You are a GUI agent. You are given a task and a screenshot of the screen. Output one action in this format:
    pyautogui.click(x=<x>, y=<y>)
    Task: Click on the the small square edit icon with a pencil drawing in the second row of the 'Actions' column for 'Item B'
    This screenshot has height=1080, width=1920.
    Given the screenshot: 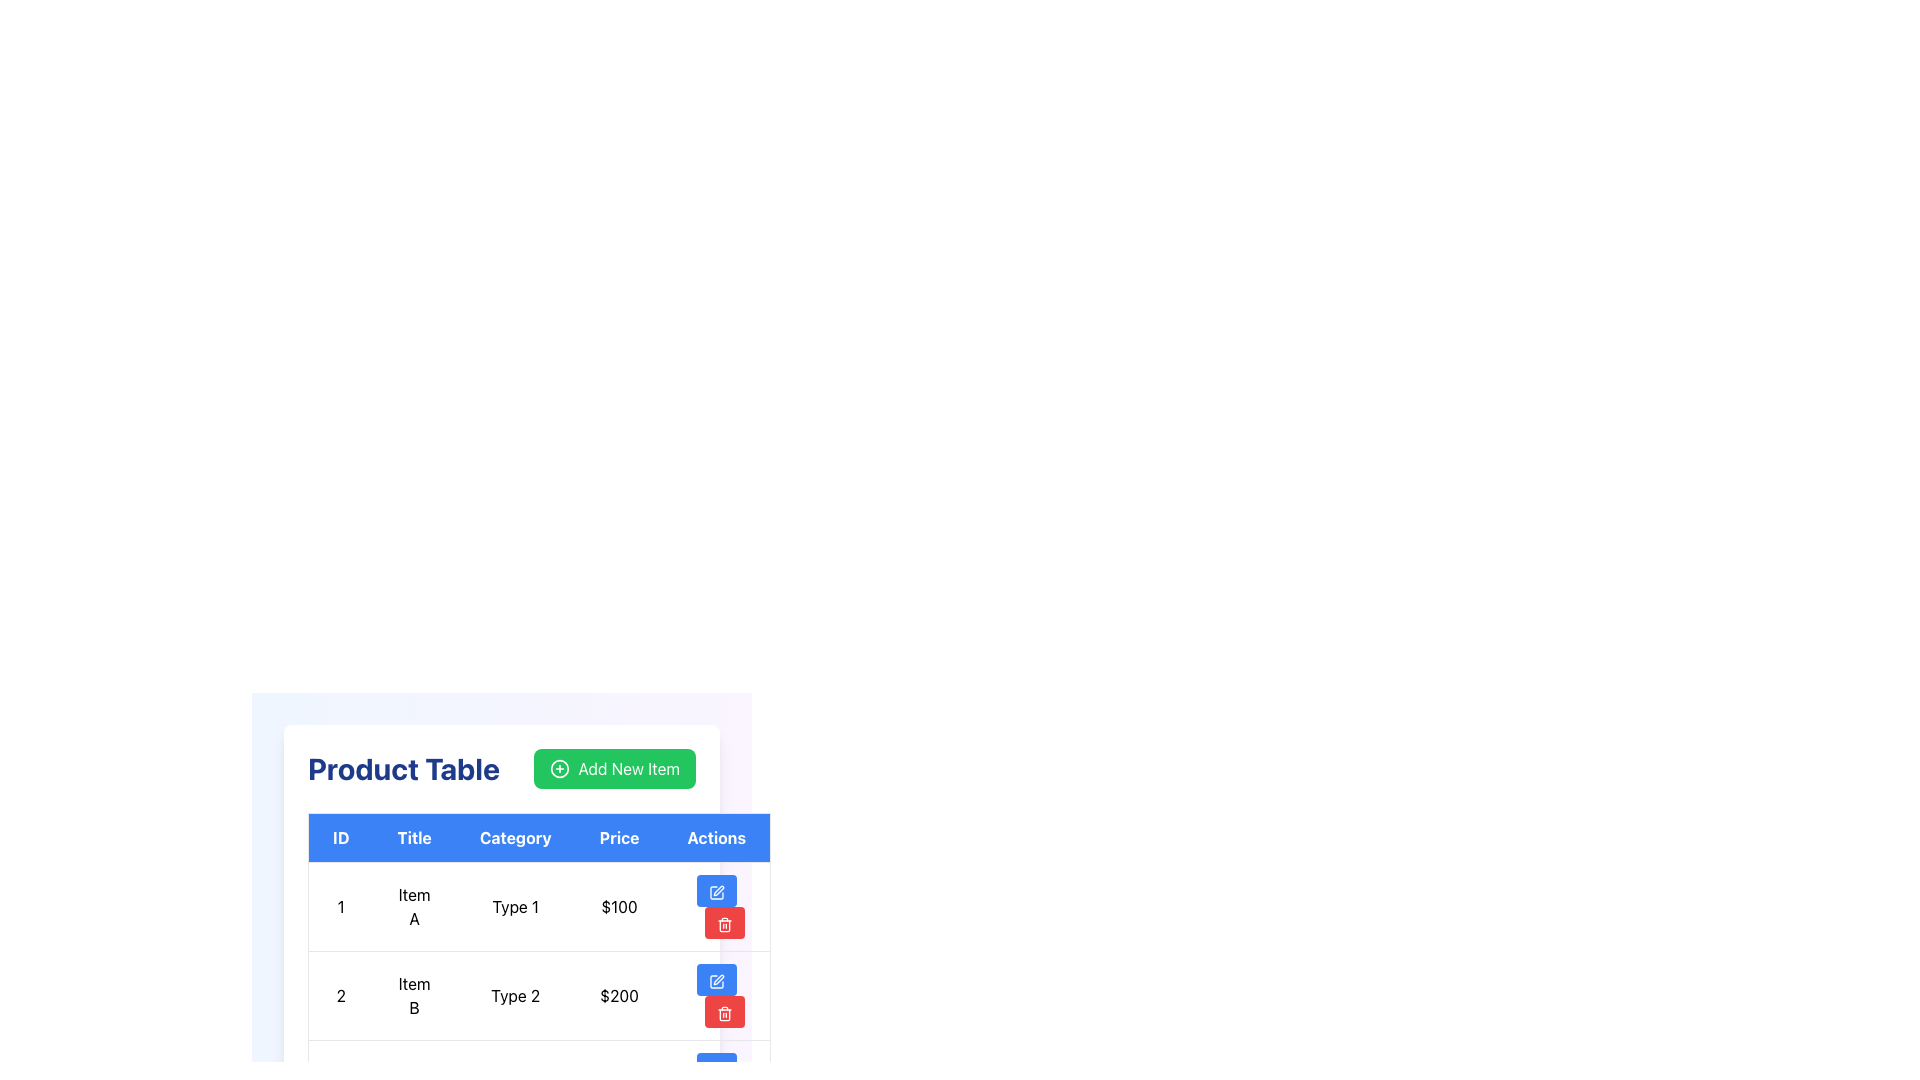 What is the action you would take?
    pyautogui.click(x=716, y=980)
    